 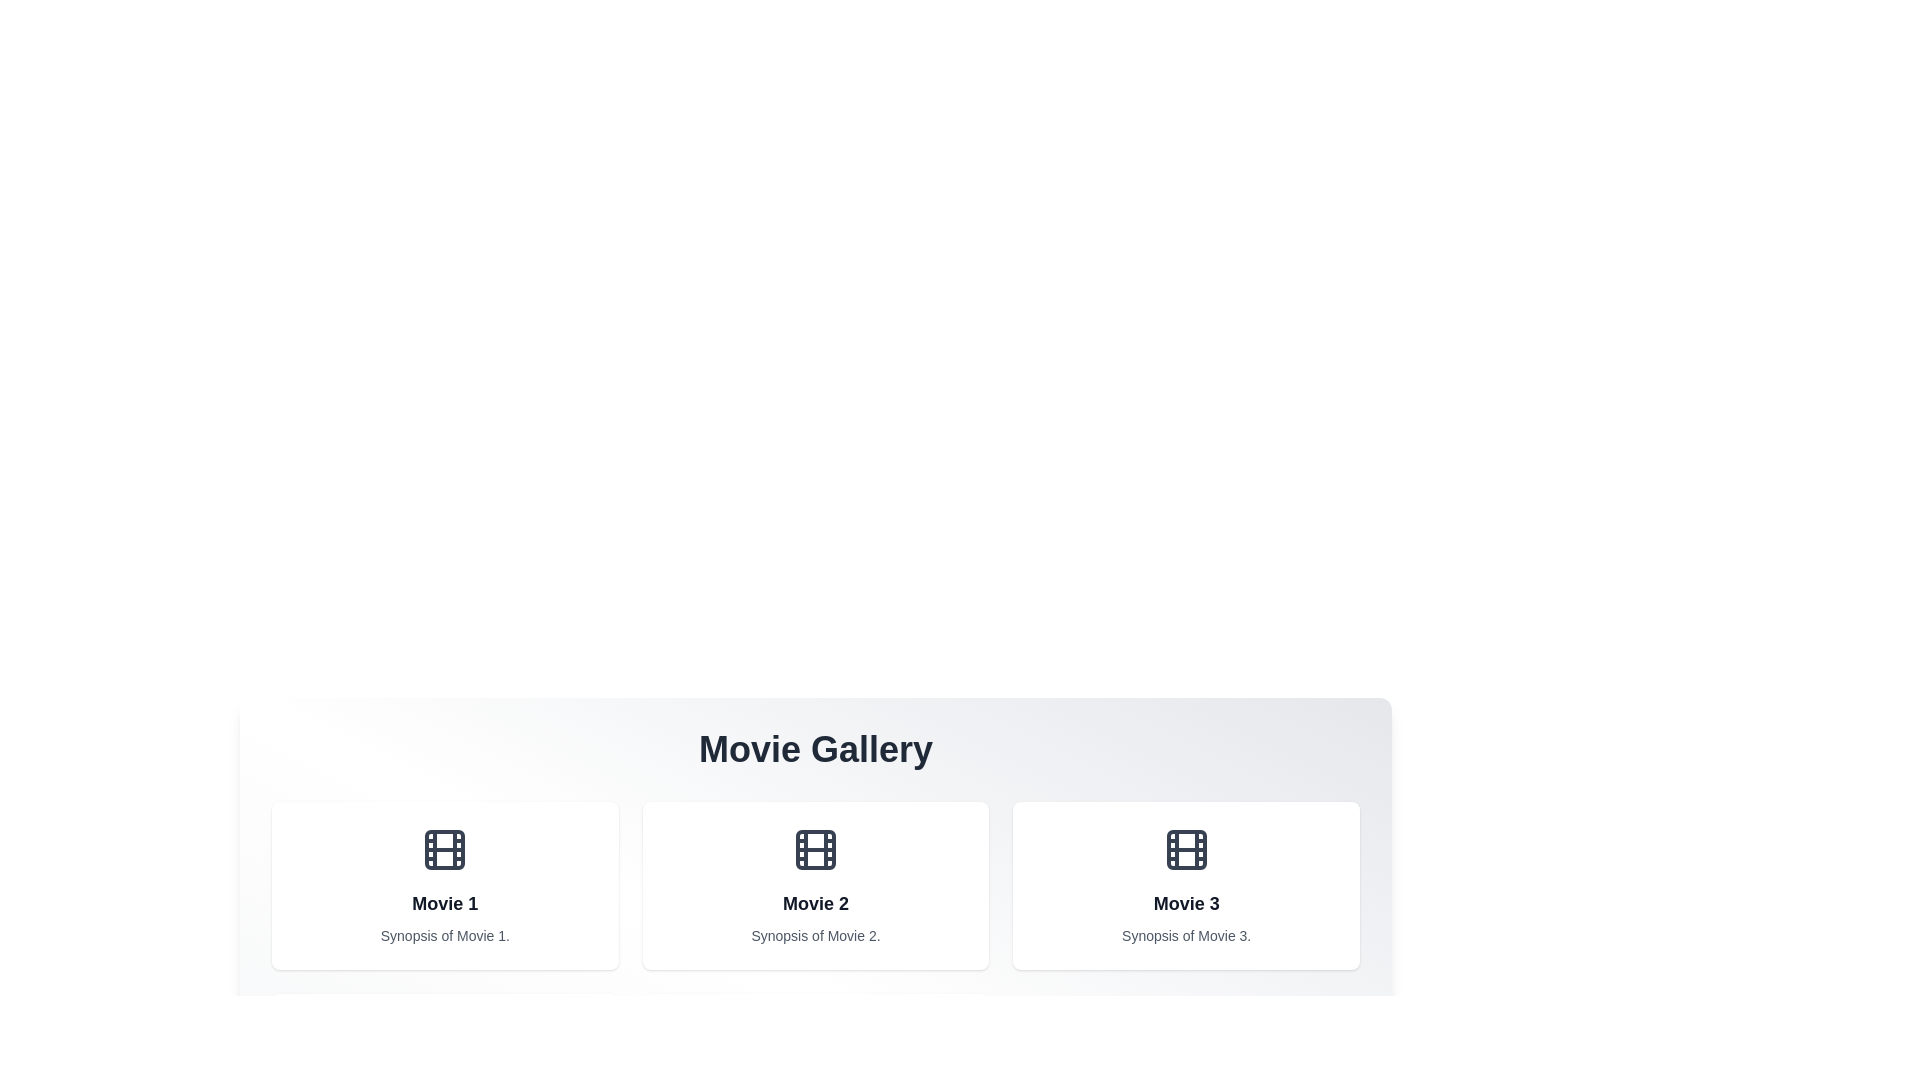 I want to click on the text label that reads 'Synopsis of Movie 2', which is located within the second movie card and is centered below the title 'Movie 2', so click(x=816, y=936).